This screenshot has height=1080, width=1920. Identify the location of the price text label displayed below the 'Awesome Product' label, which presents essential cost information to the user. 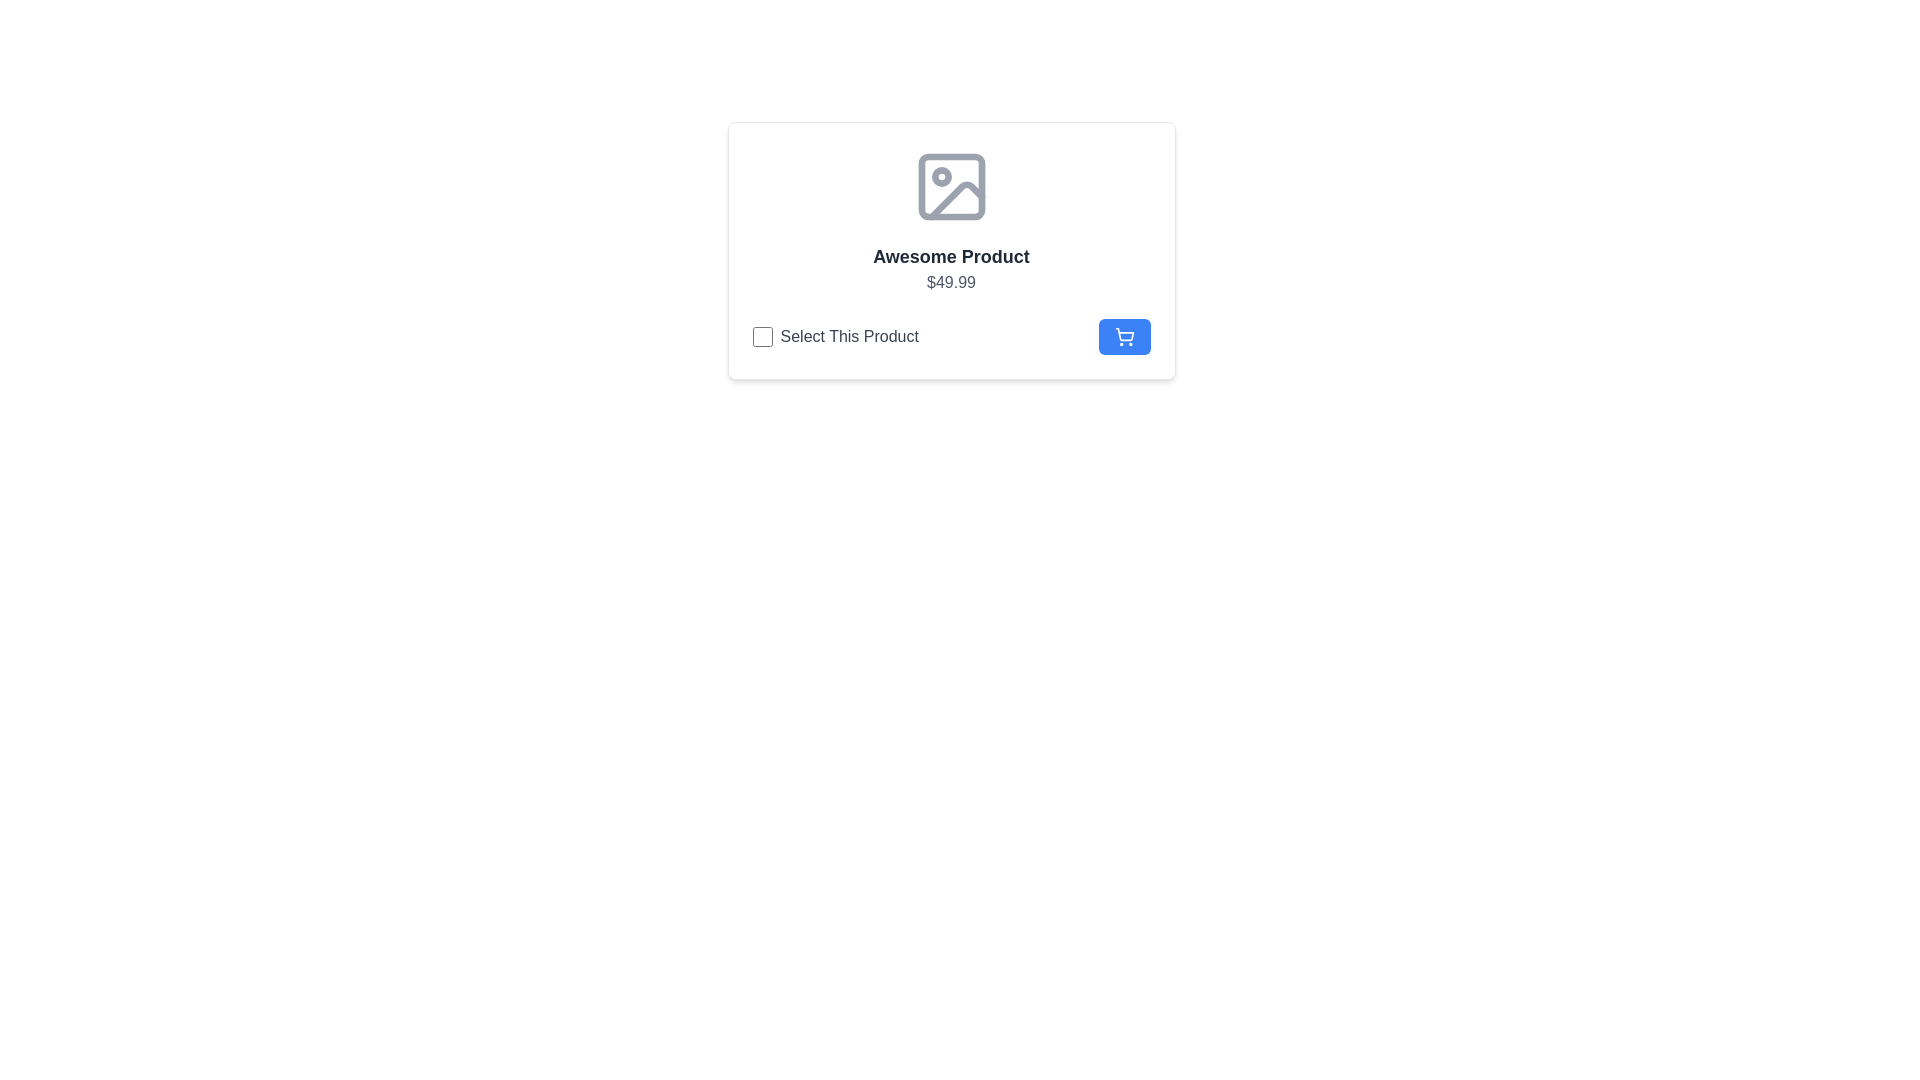
(950, 282).